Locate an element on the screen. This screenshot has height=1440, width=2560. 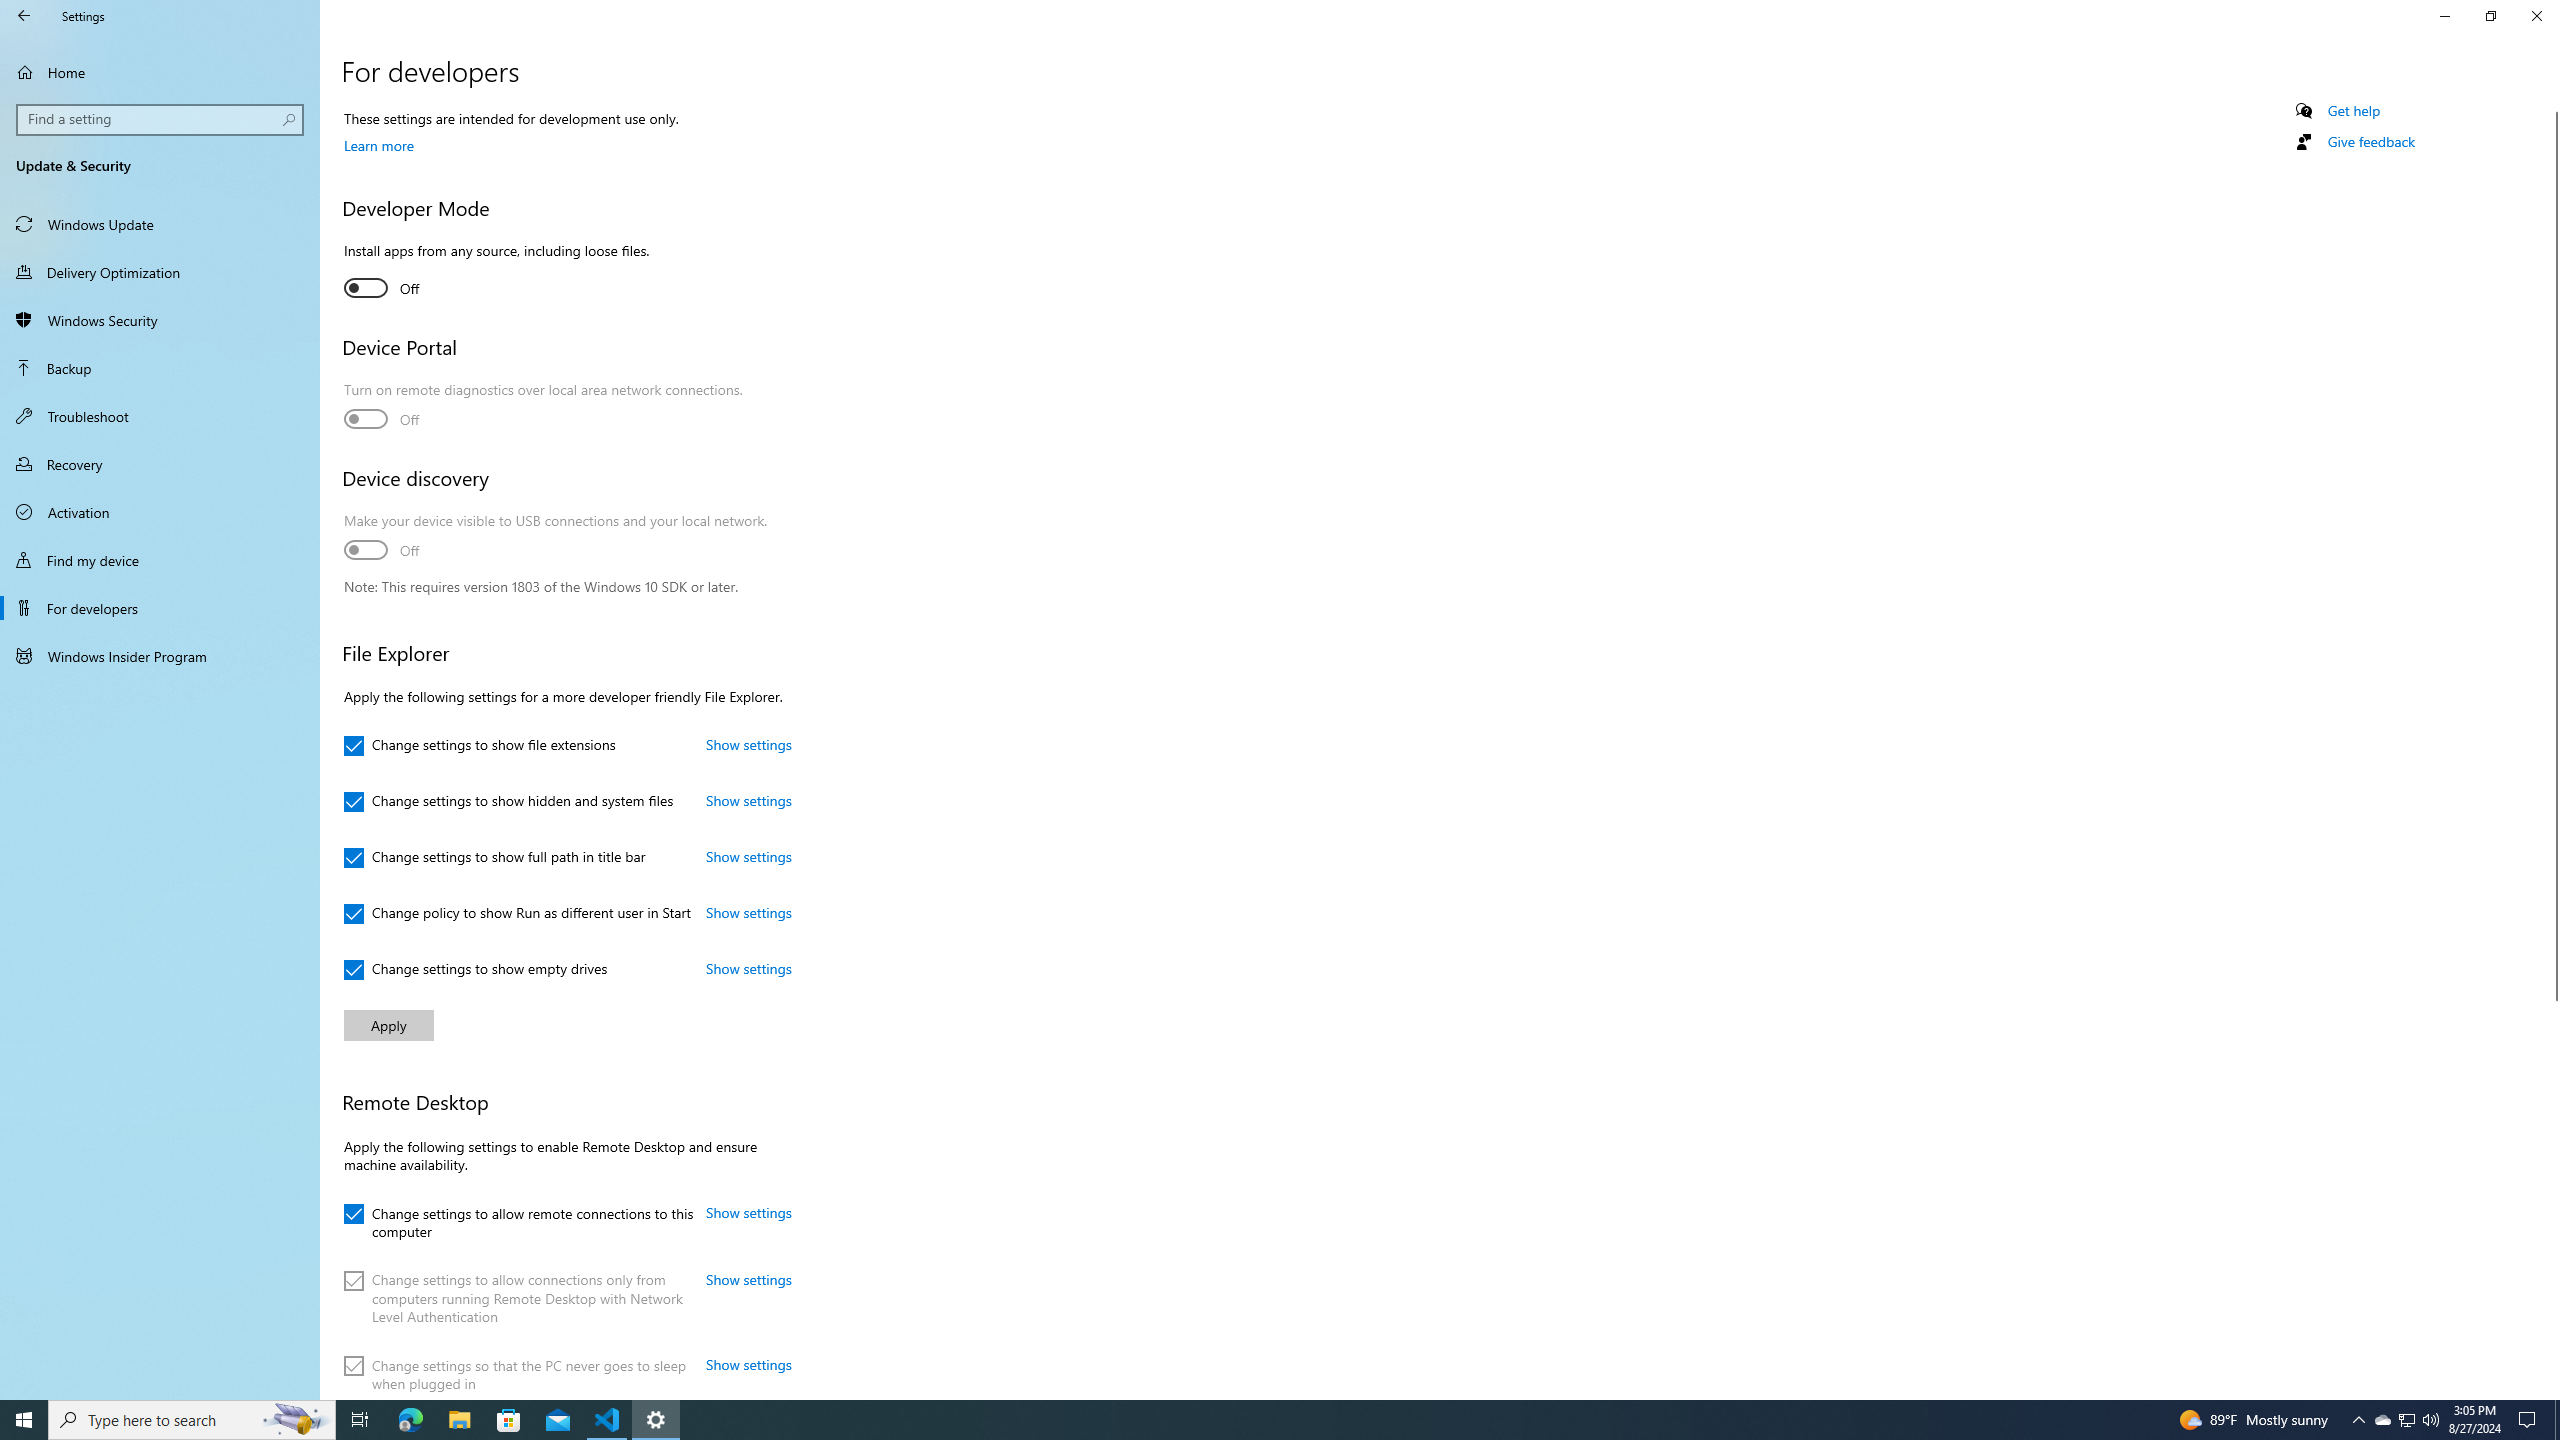
'Windows Update' is located at coordinates (159, 222).